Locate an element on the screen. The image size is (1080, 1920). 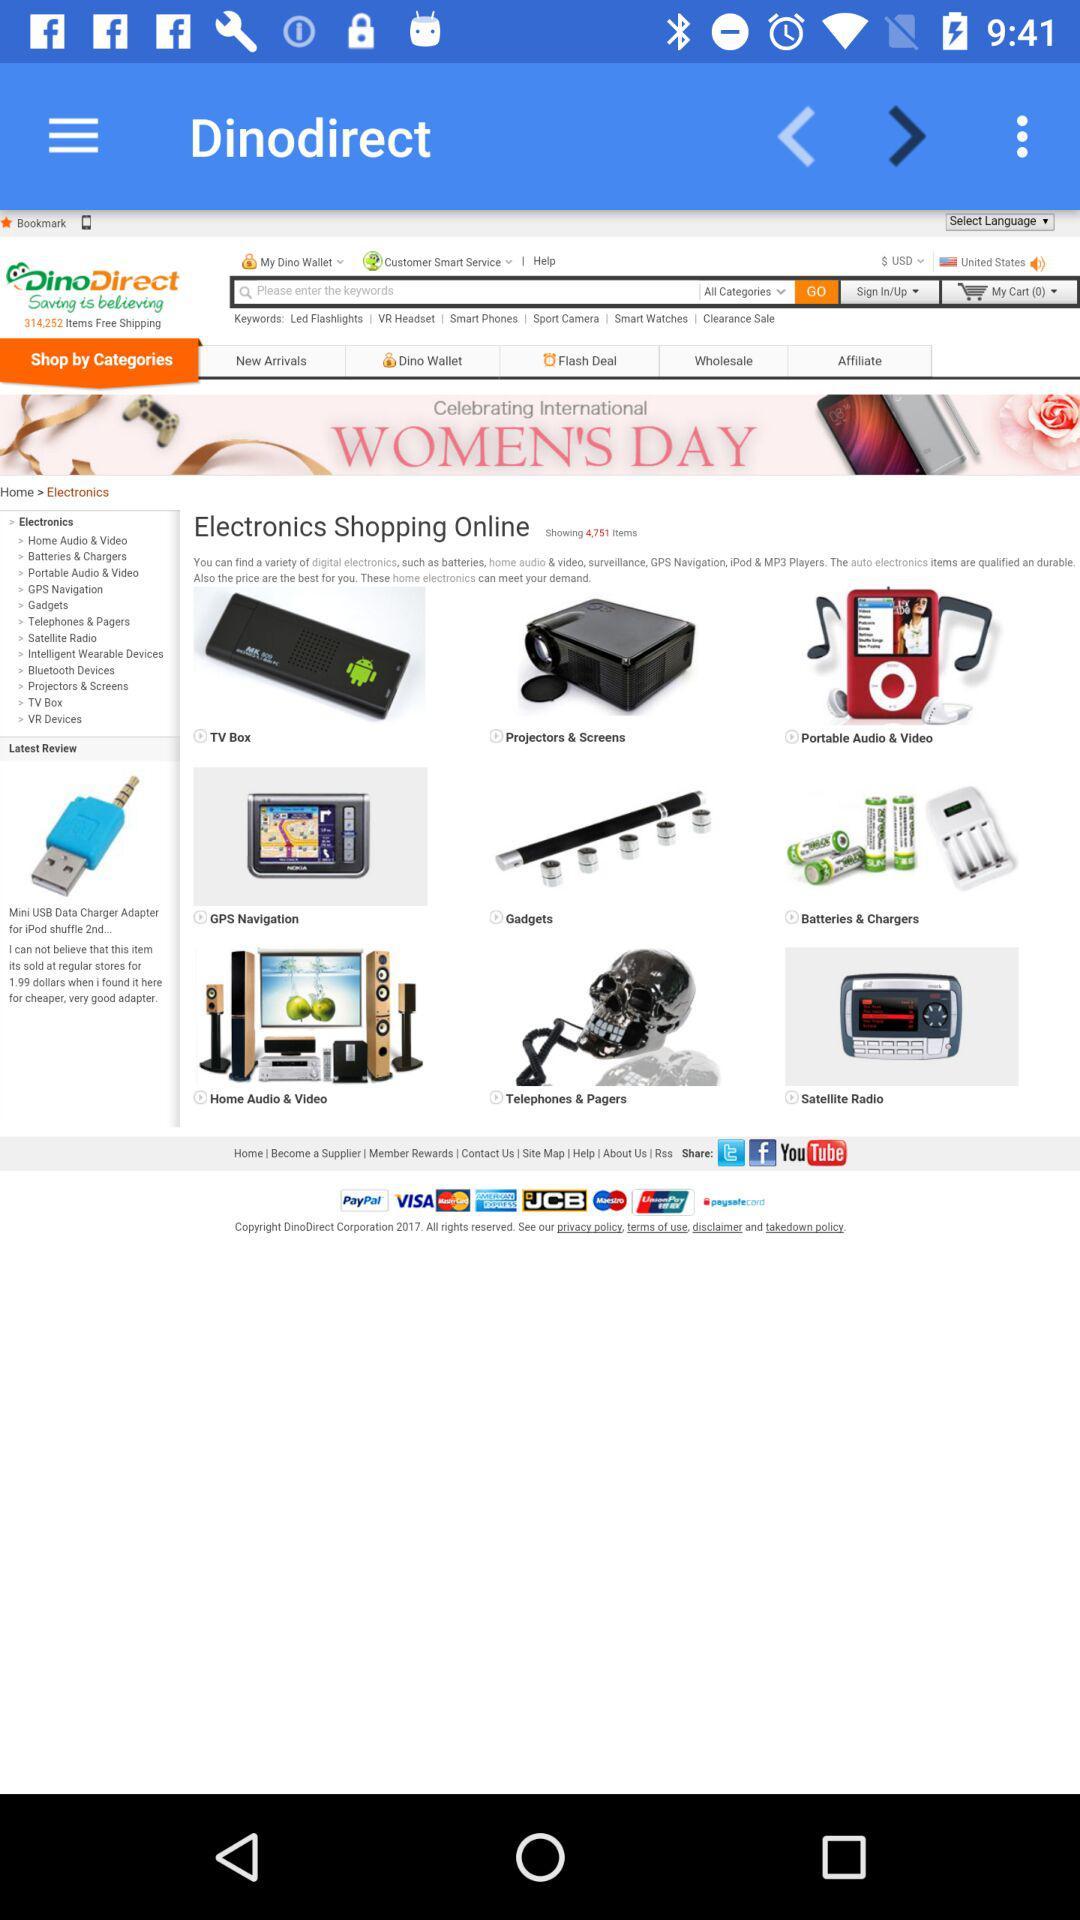
go forward is located at coordinates (919, 135).